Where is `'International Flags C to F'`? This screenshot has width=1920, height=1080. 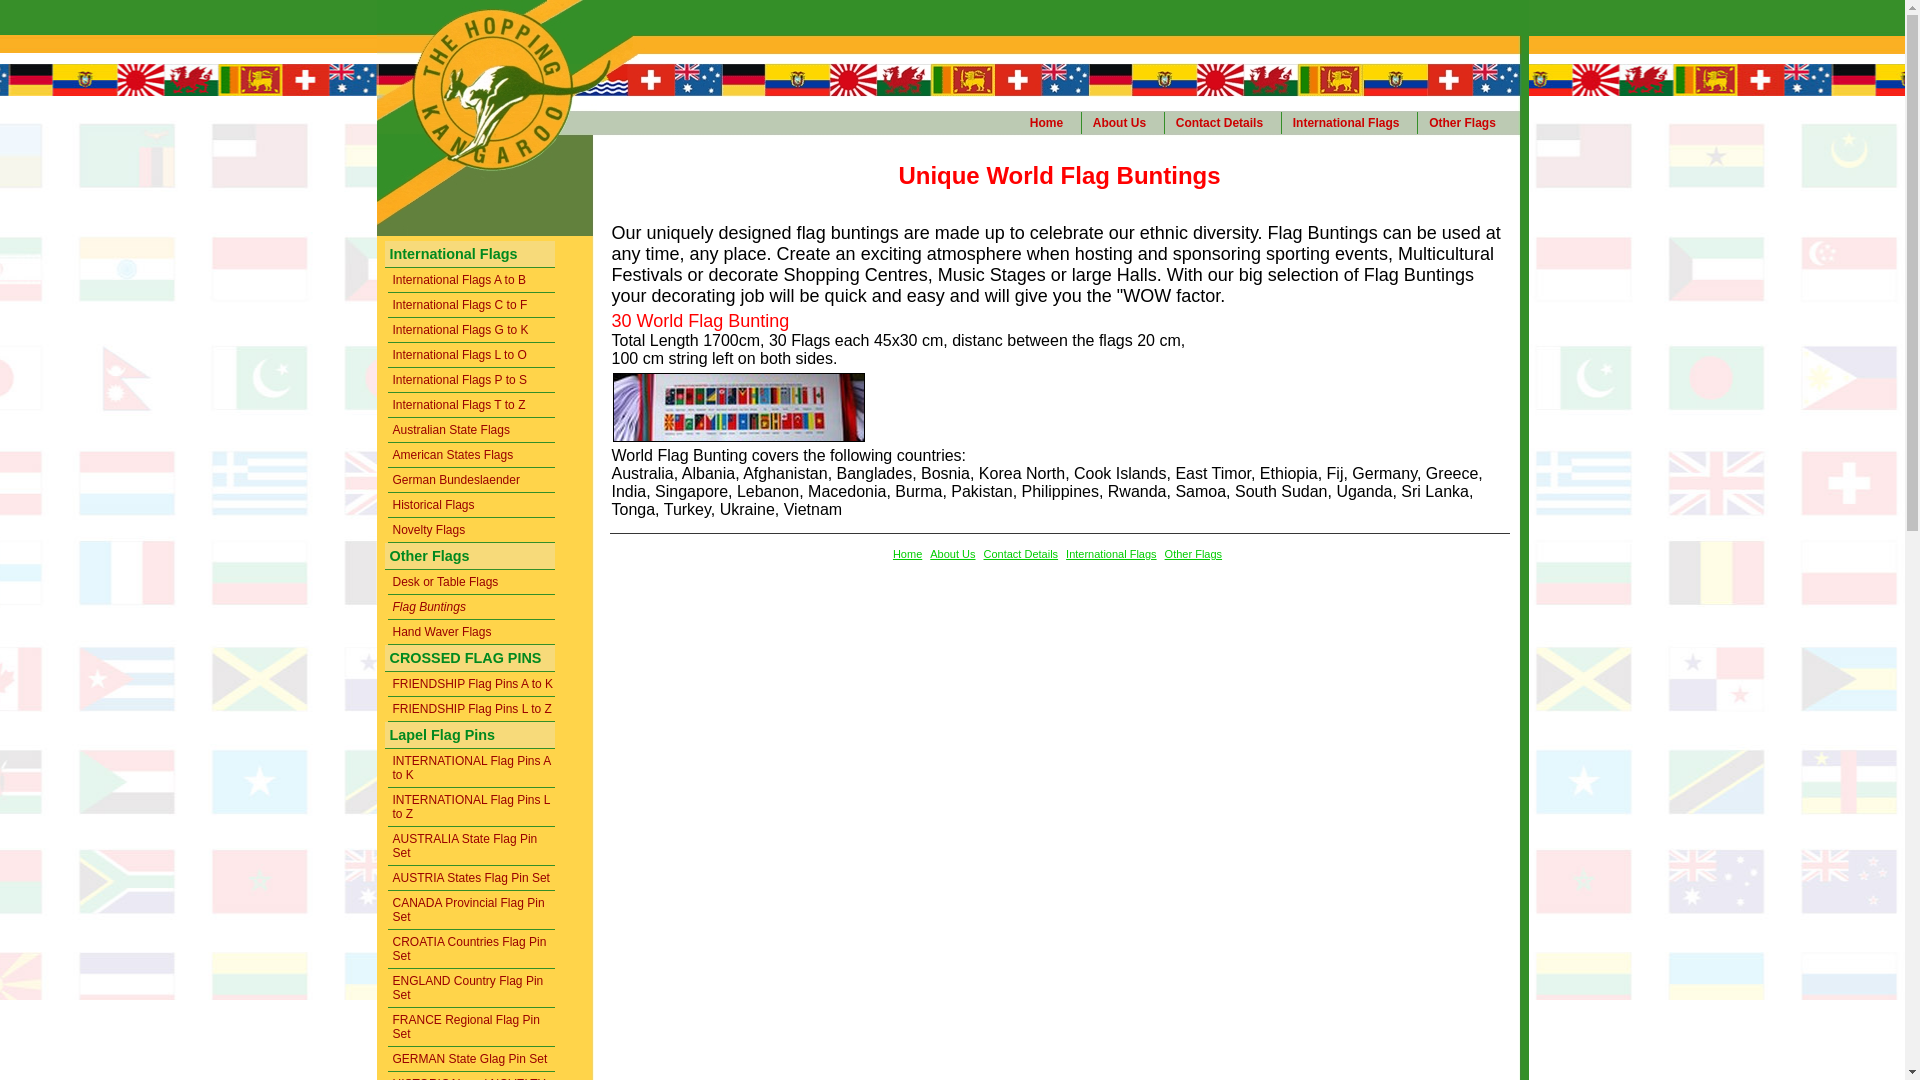 'International Flags C to F' is located at coordinates (388, 305).